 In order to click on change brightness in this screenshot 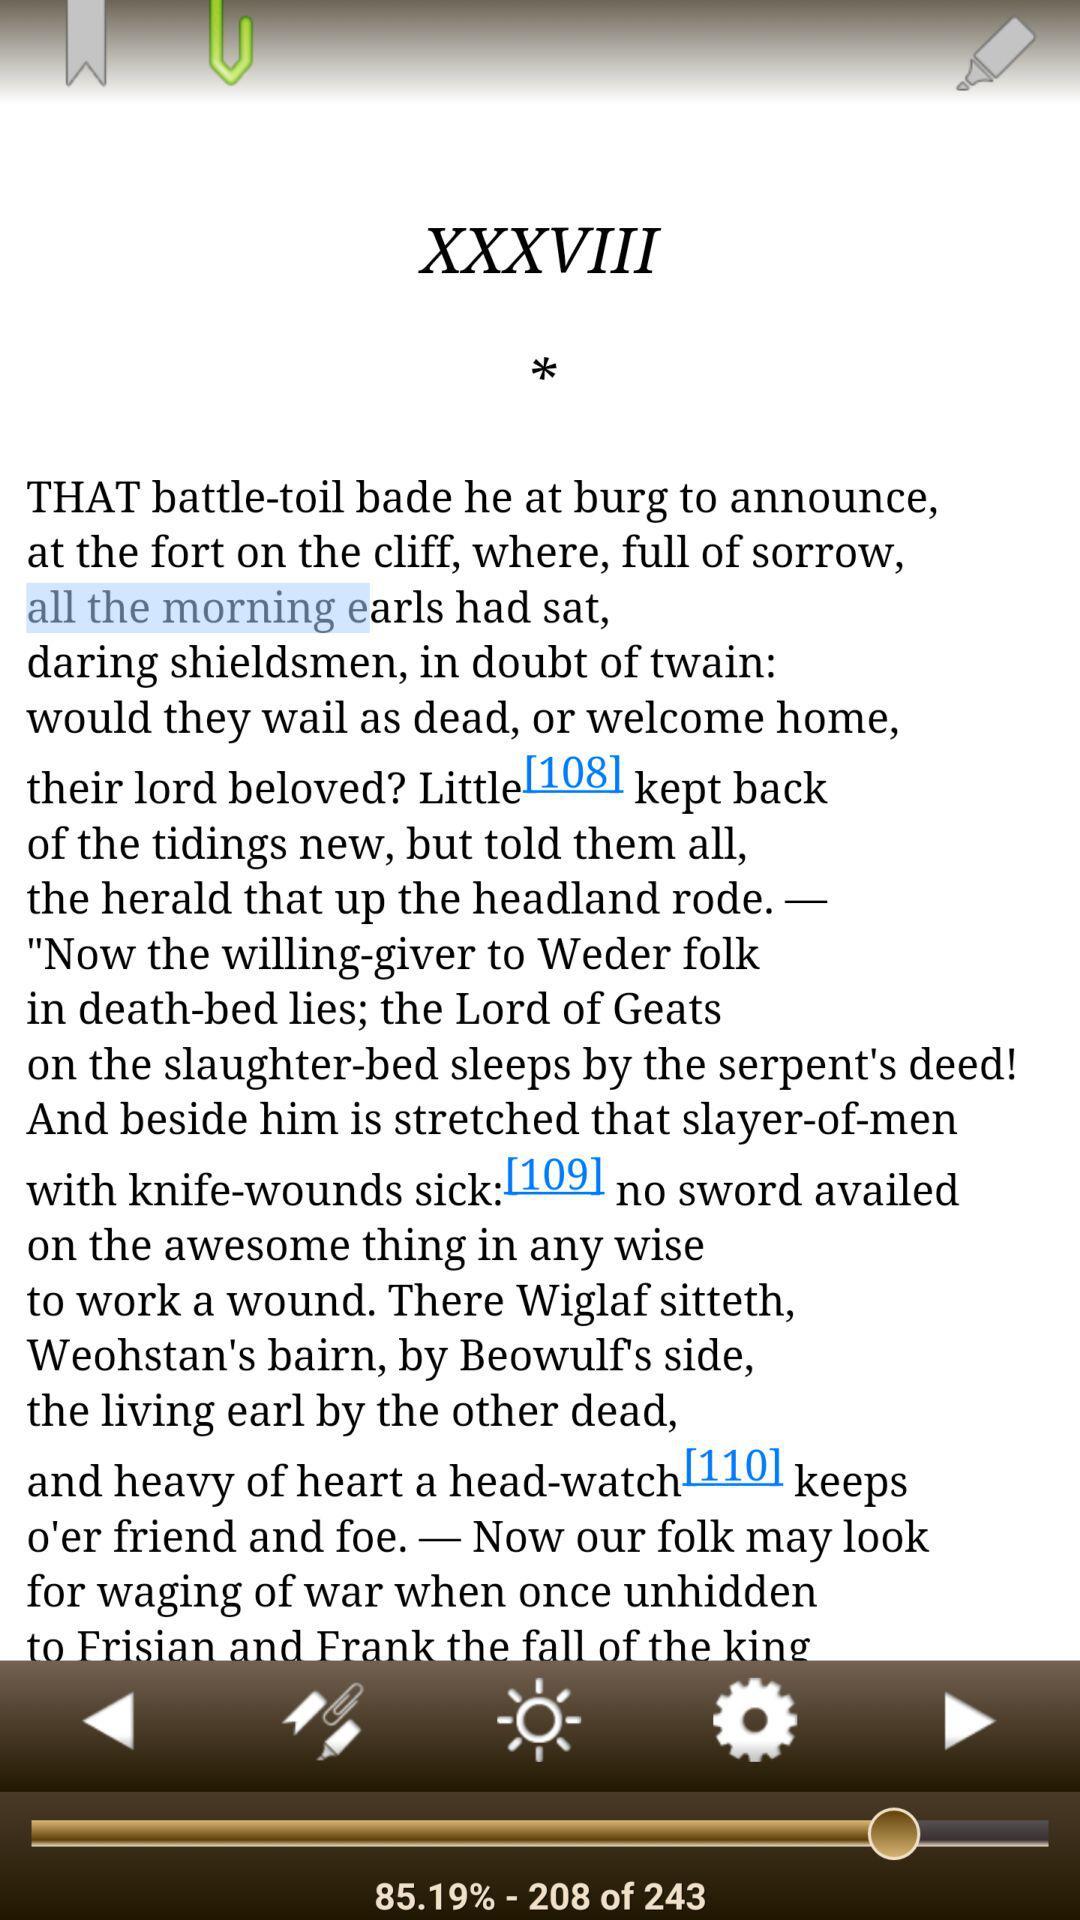, I will do `click(540, 1725)`.